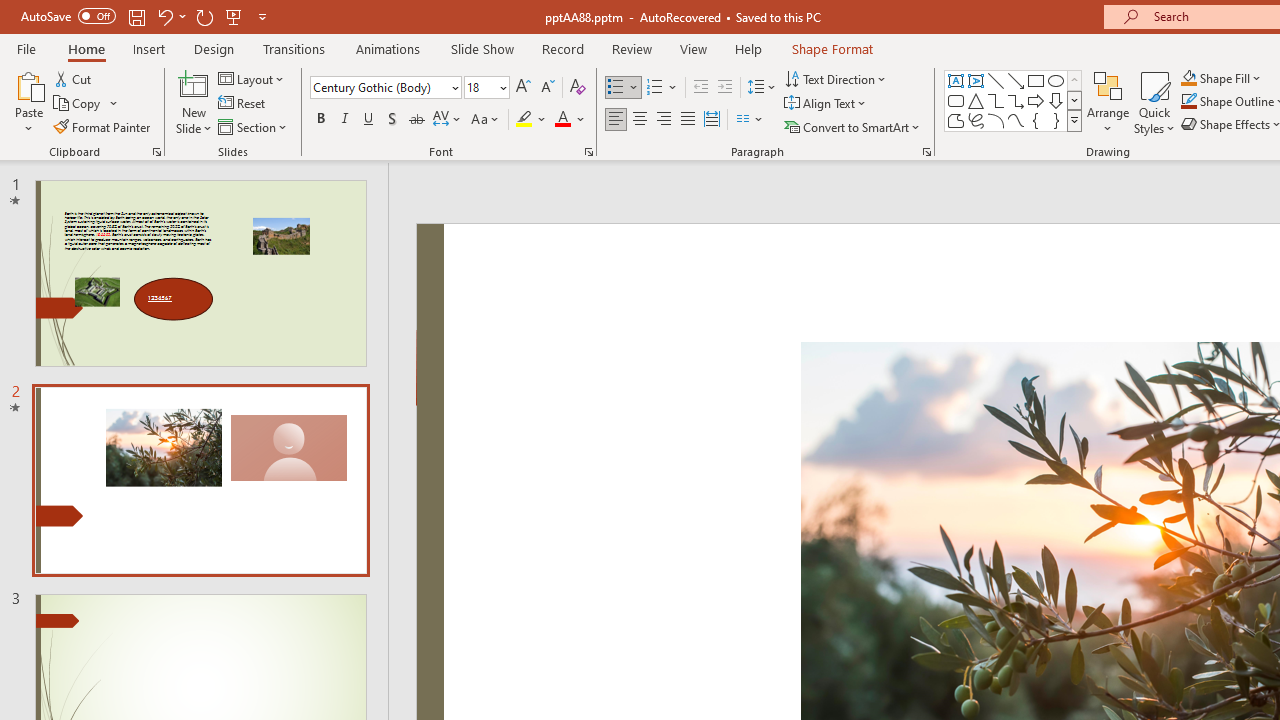 This screenshot has height=720, width=1280. What do you see at coordinates (700, 86) in the screenshot?
I see `'Decrease Indent'` at bounding box center [700, 86].